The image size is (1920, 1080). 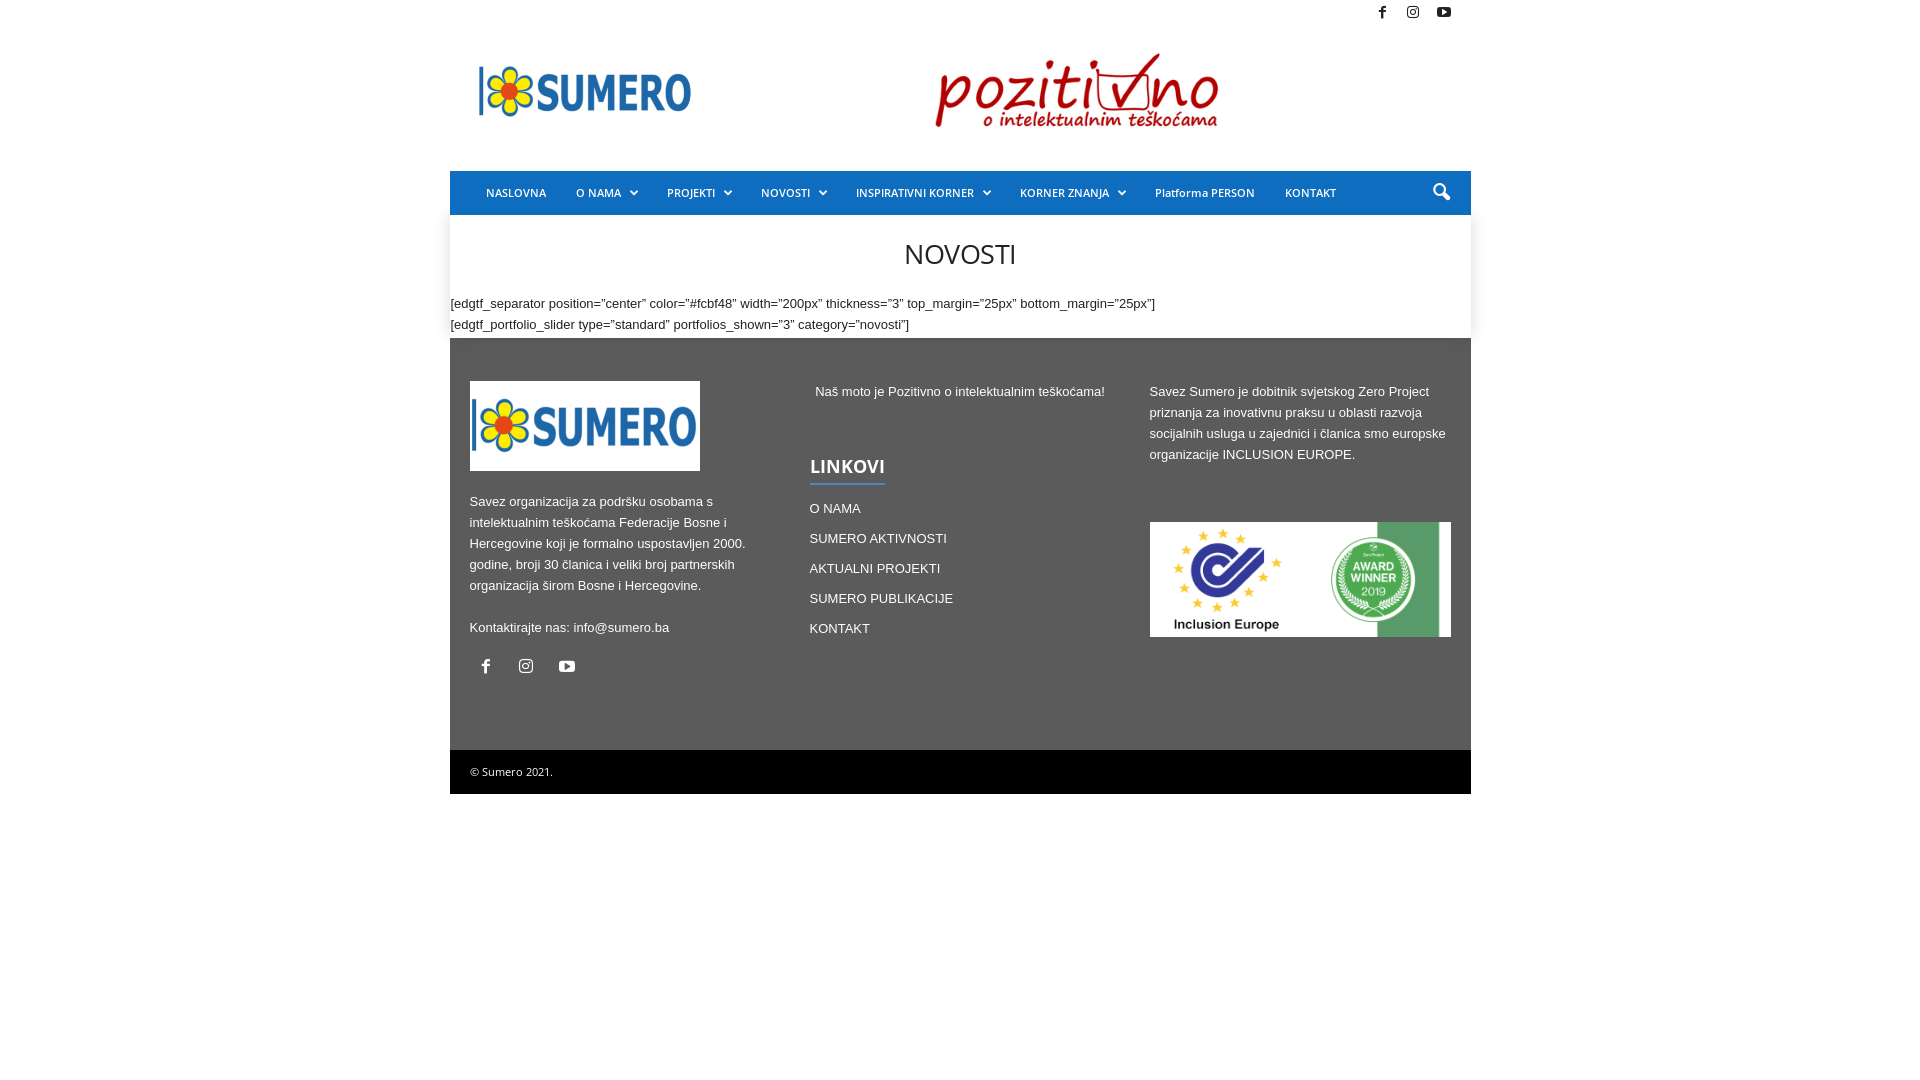 What do you see at coordinates (1368, 13) in the screenshot?
I see `'Facebook'` at bounding box center [1368, 13].